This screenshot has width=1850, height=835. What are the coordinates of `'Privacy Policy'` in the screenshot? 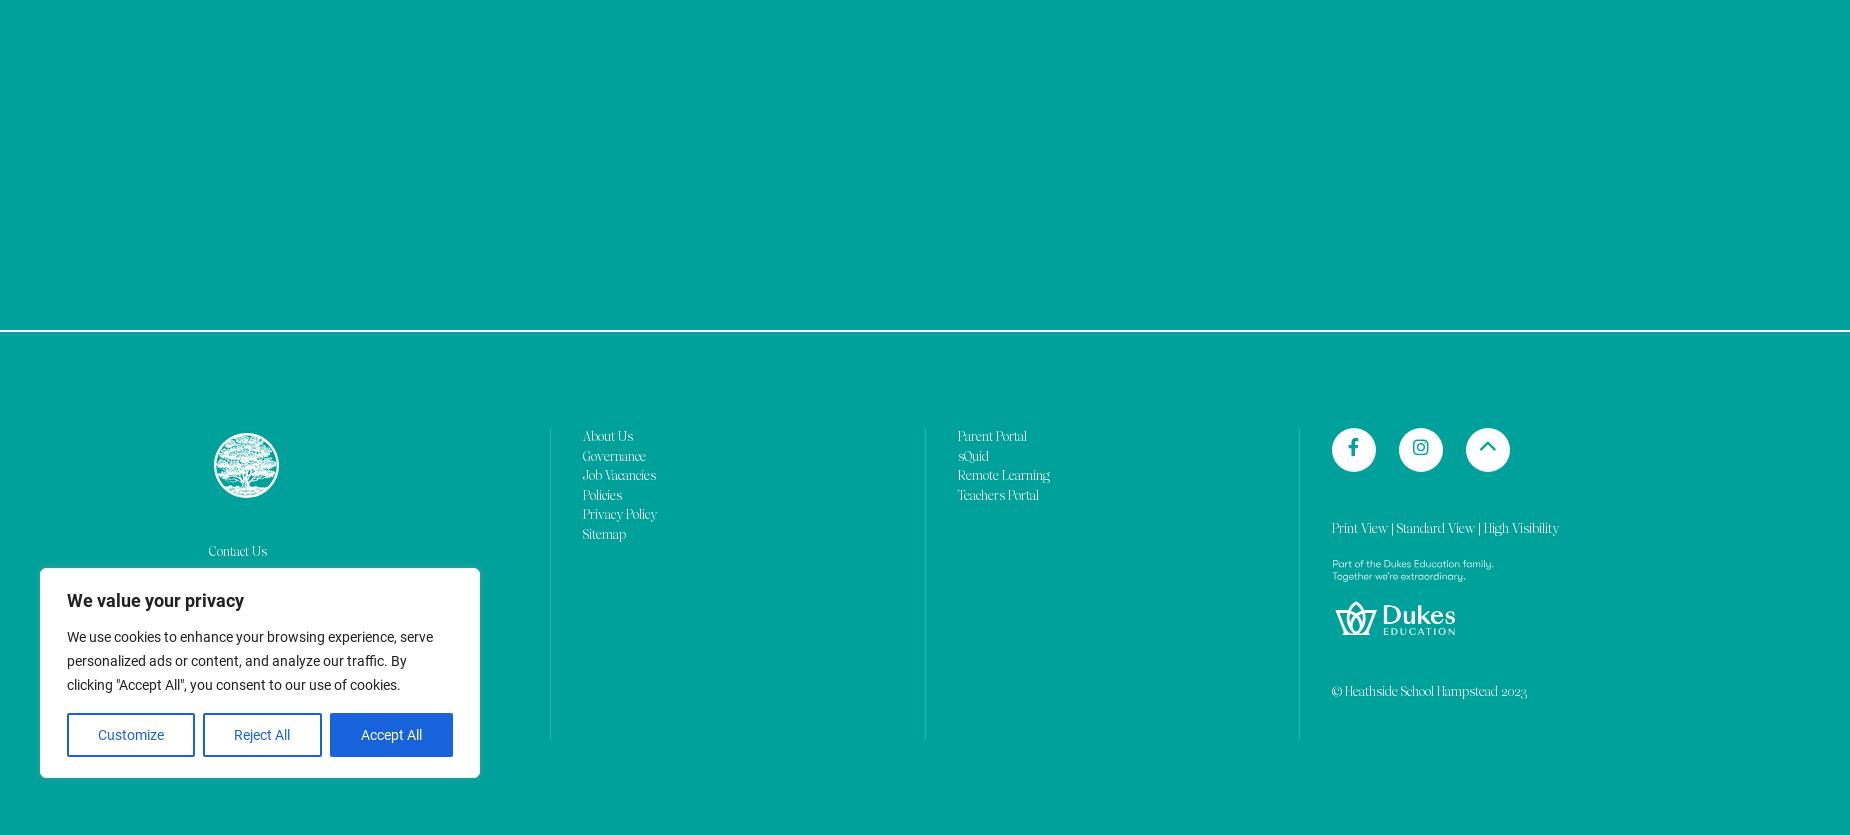 It's located at (619, 27).